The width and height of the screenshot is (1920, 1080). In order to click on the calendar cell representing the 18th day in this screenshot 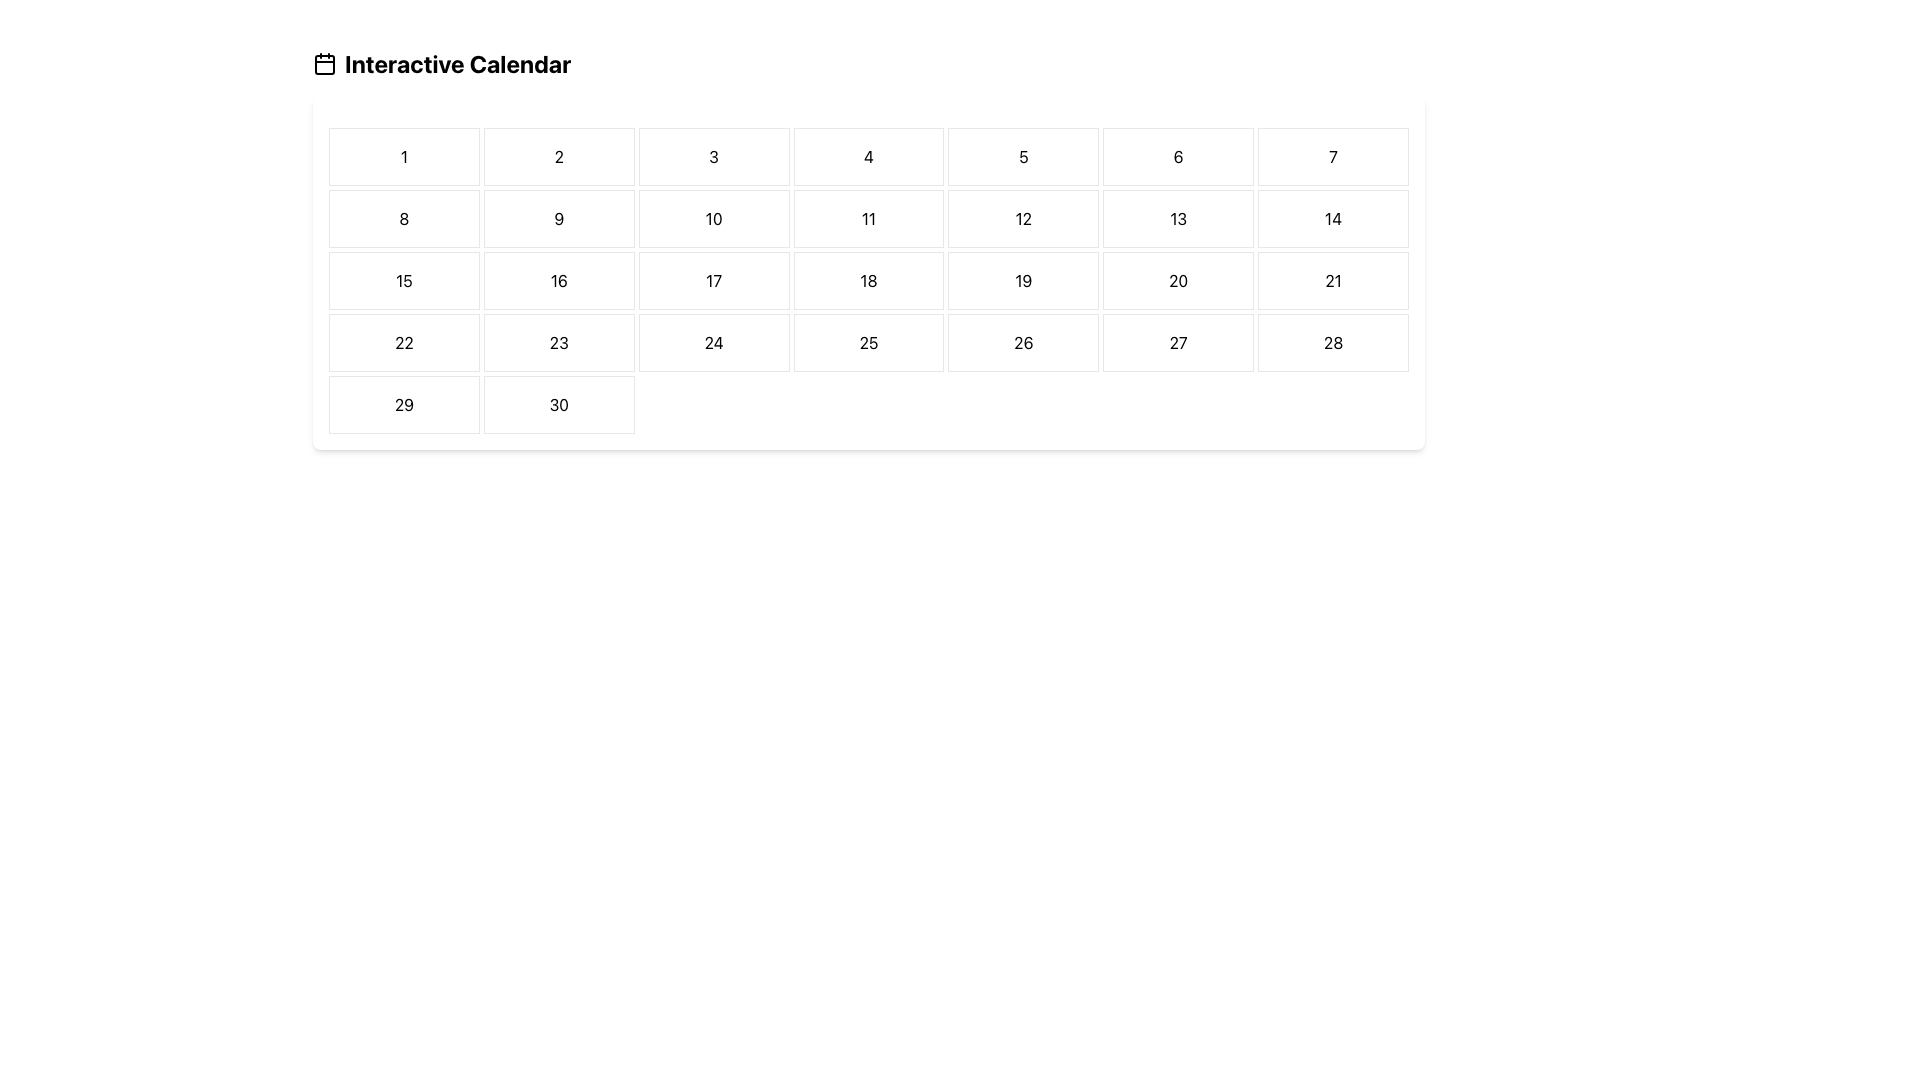, I will do `click(868, 281)`.